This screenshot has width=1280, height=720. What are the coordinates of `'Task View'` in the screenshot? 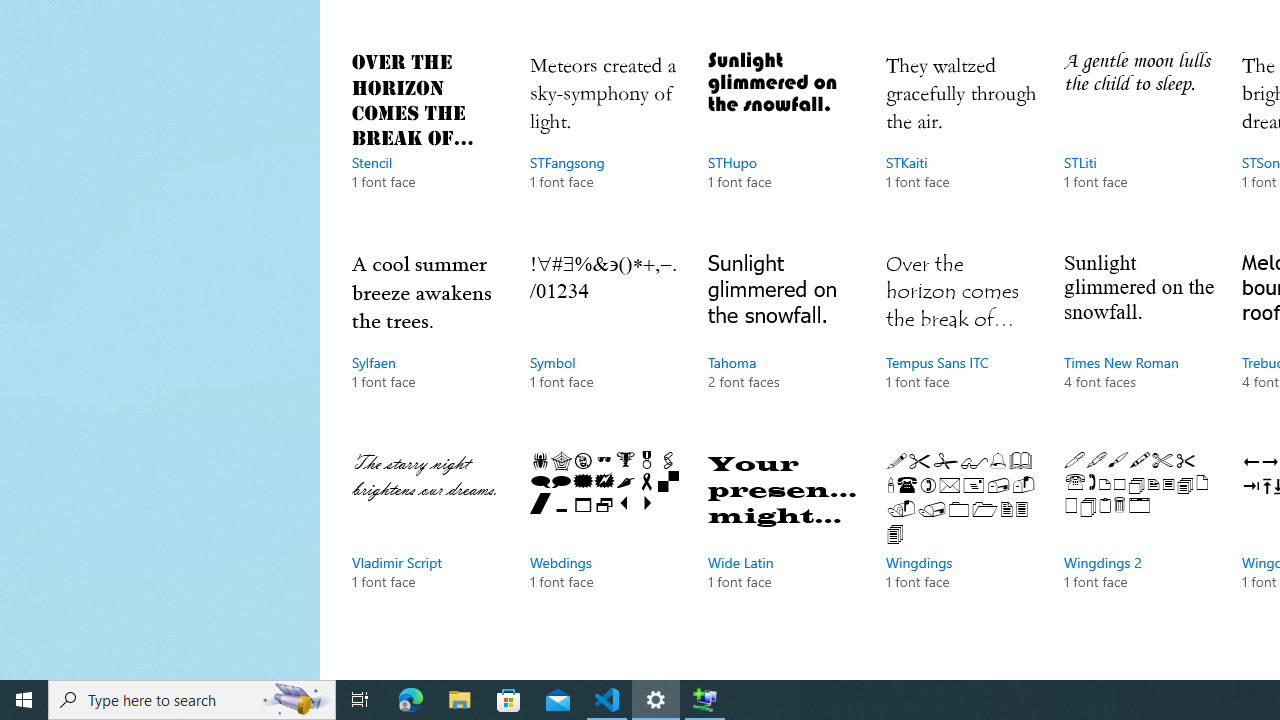 It's located at (359, 698).